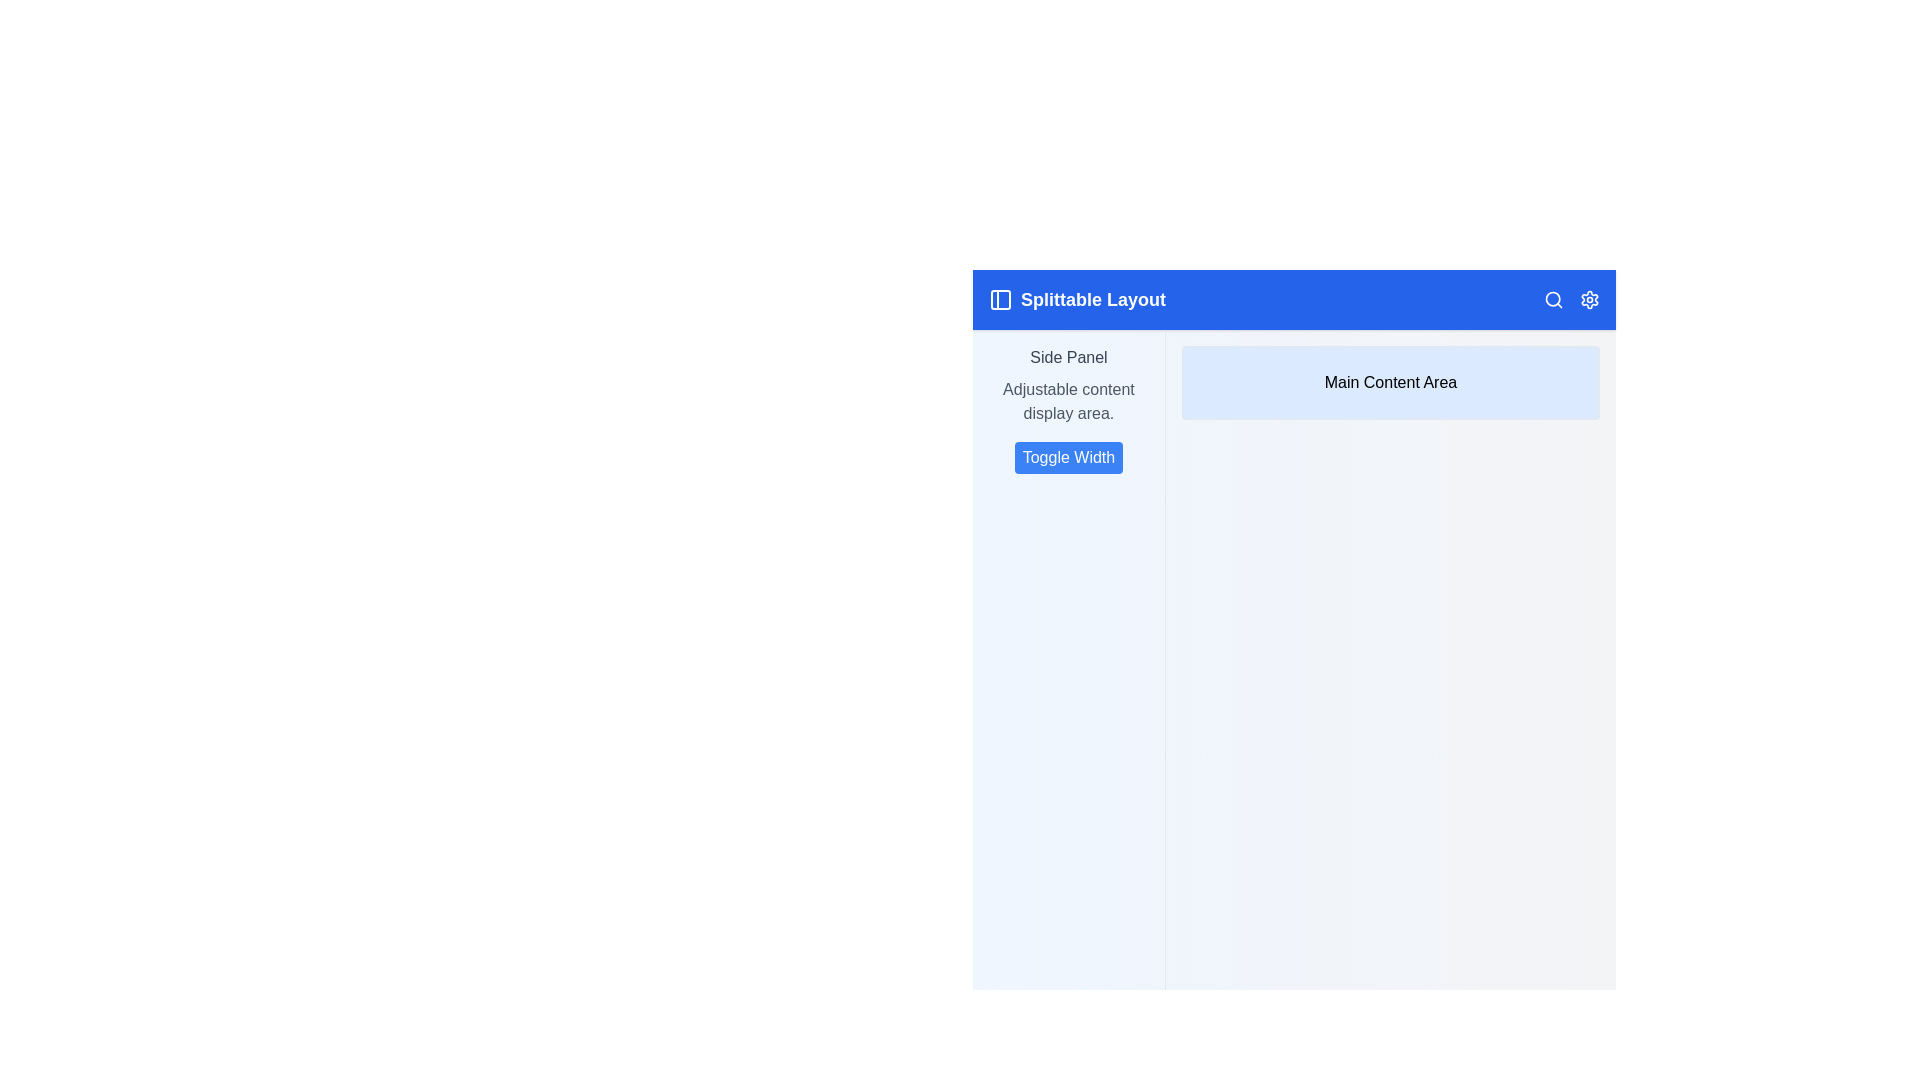  I want to click on the small rectangular SVG component with rounded corners, which is outlined and located in the left portion of the graphical icon, so click(1001, 300).